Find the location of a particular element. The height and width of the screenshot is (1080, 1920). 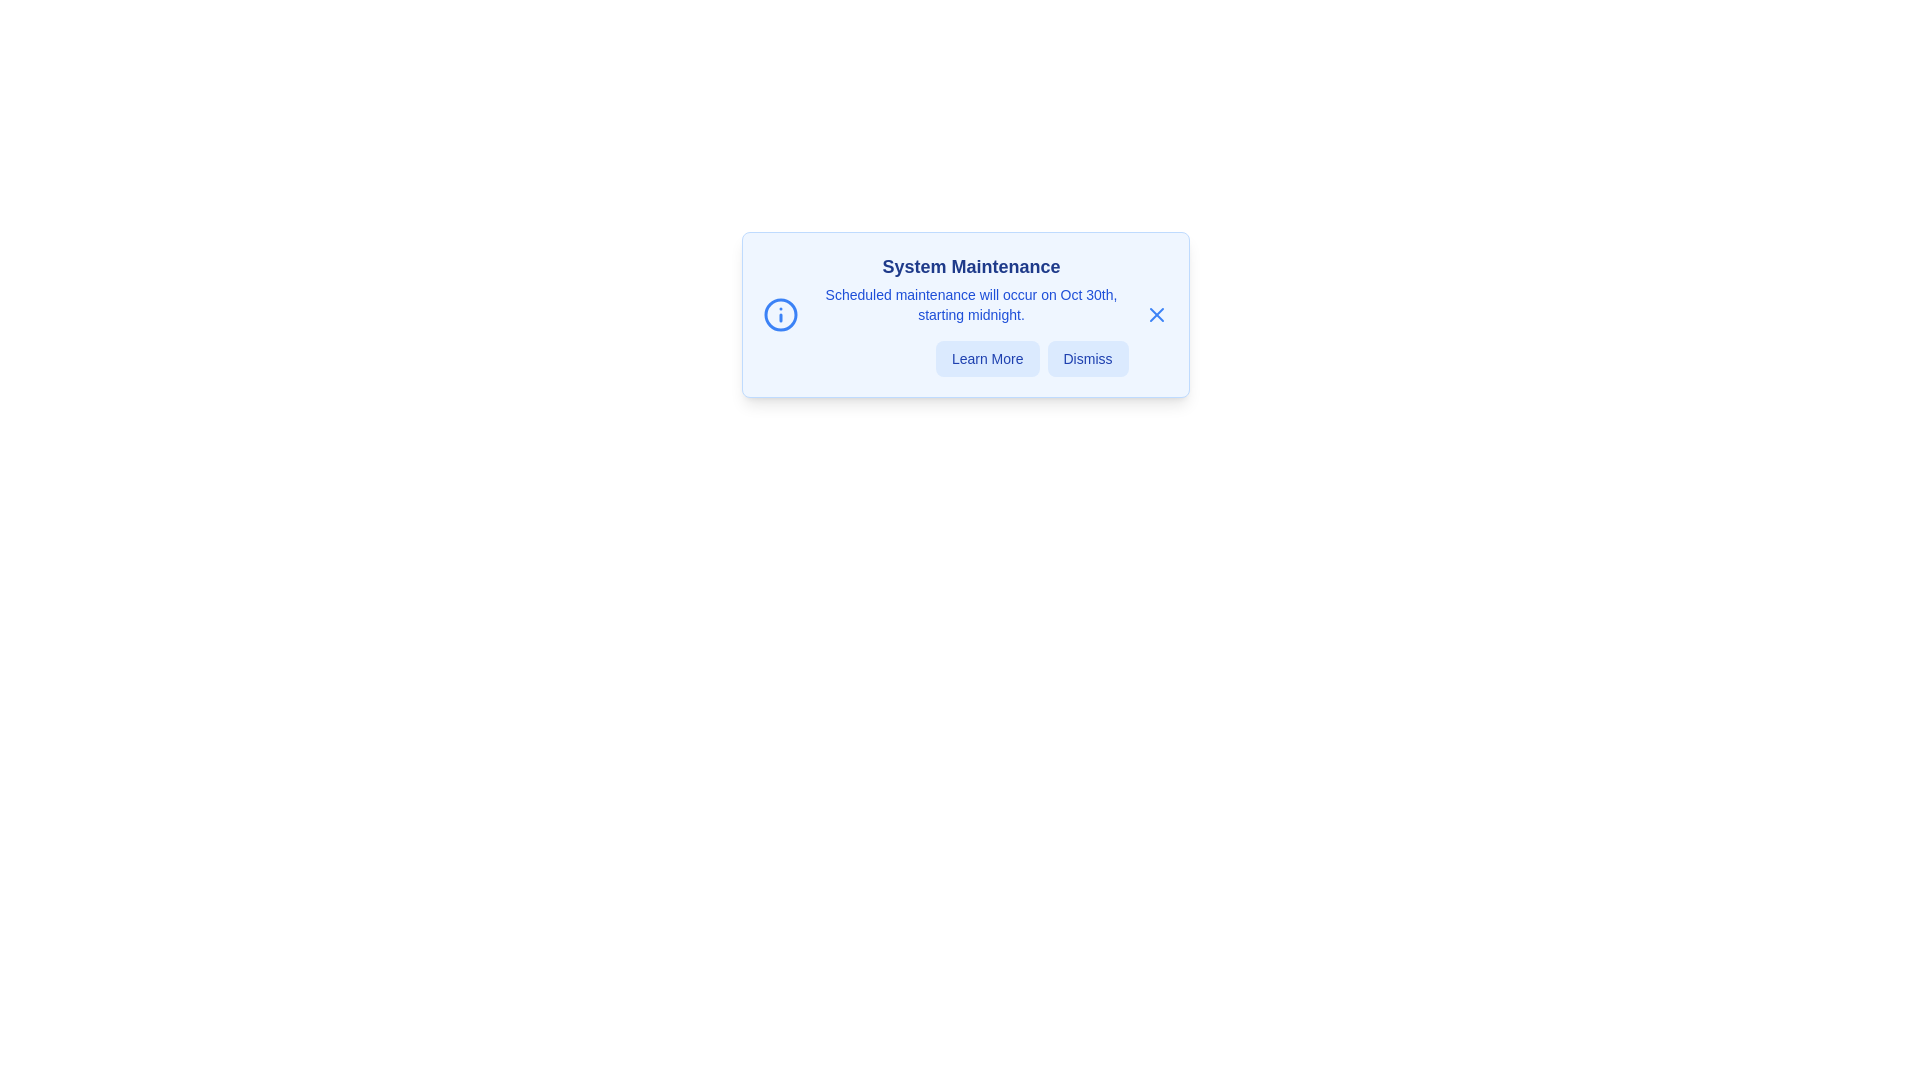

the red cross icon in the top-right corner of the message box is located at coordinates (1156, 315).